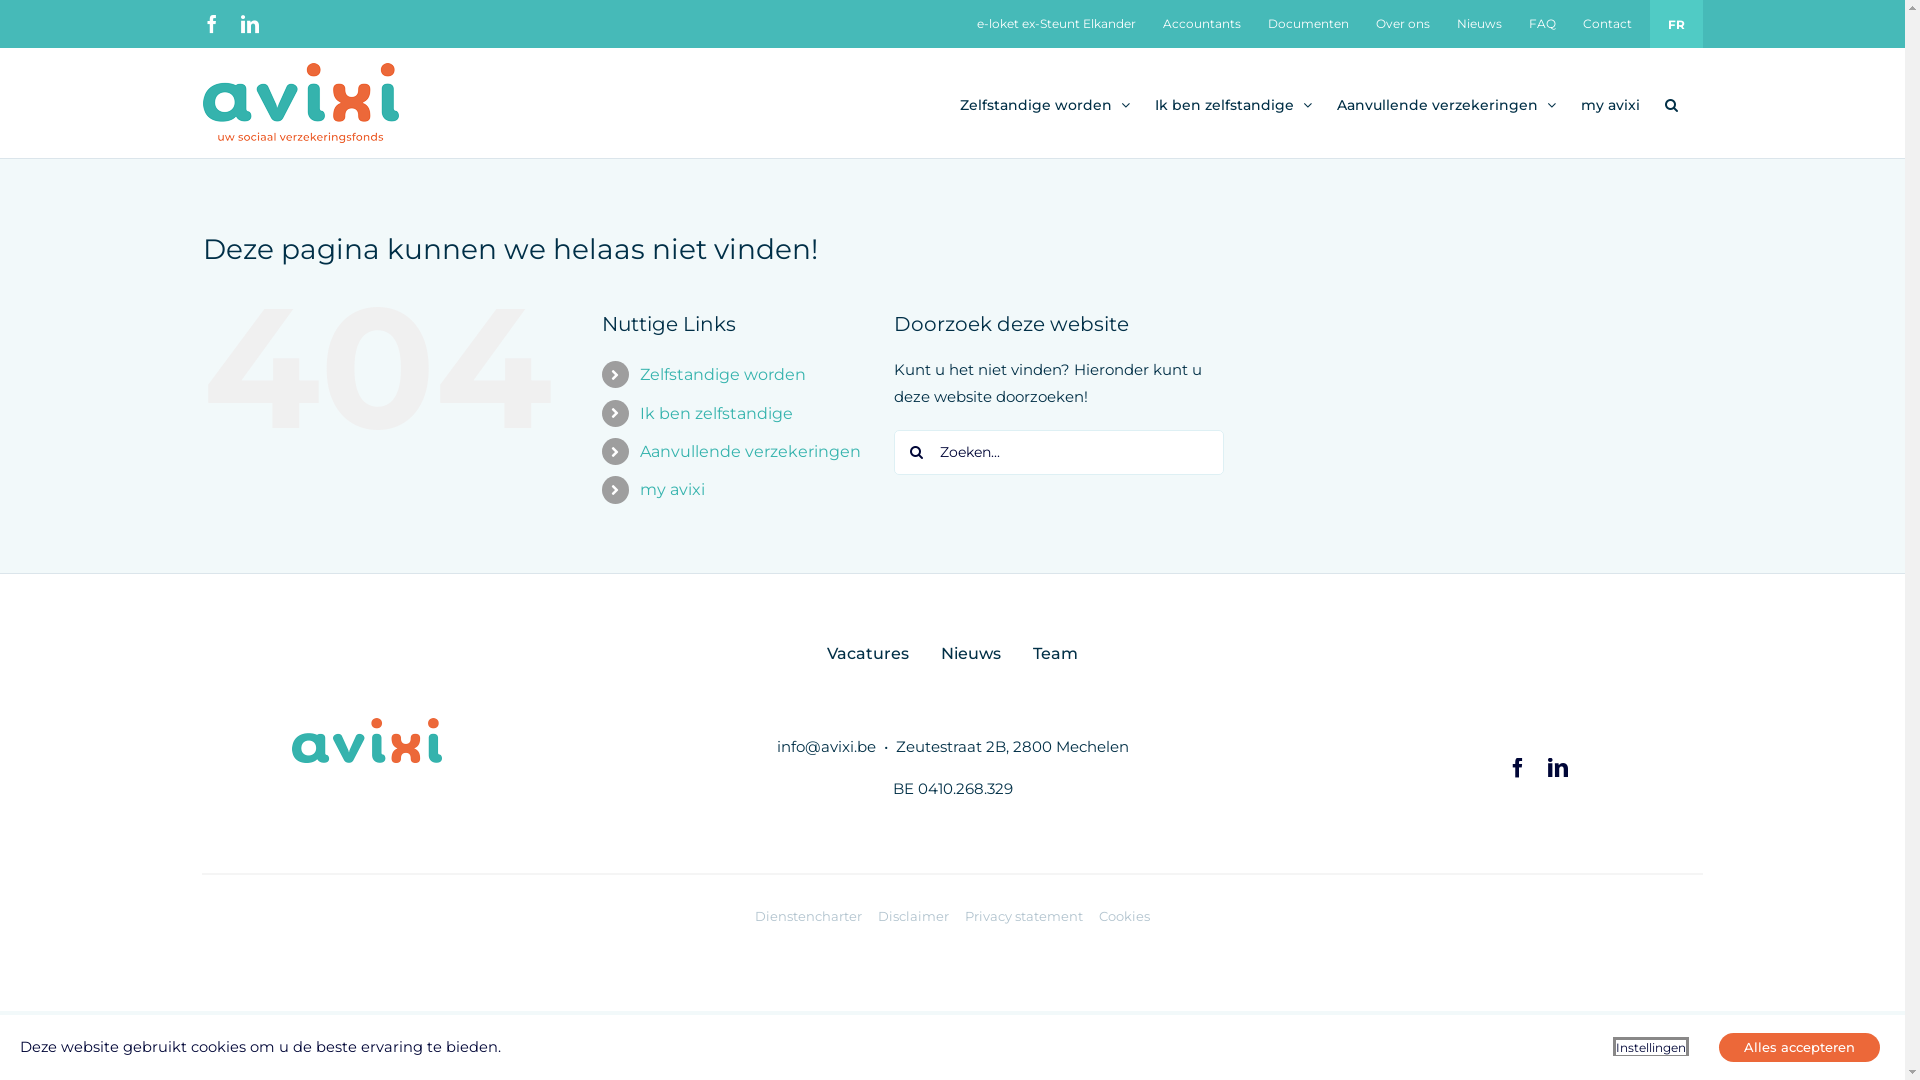  I want to click on 'Zoeken', so click(1670, 103).